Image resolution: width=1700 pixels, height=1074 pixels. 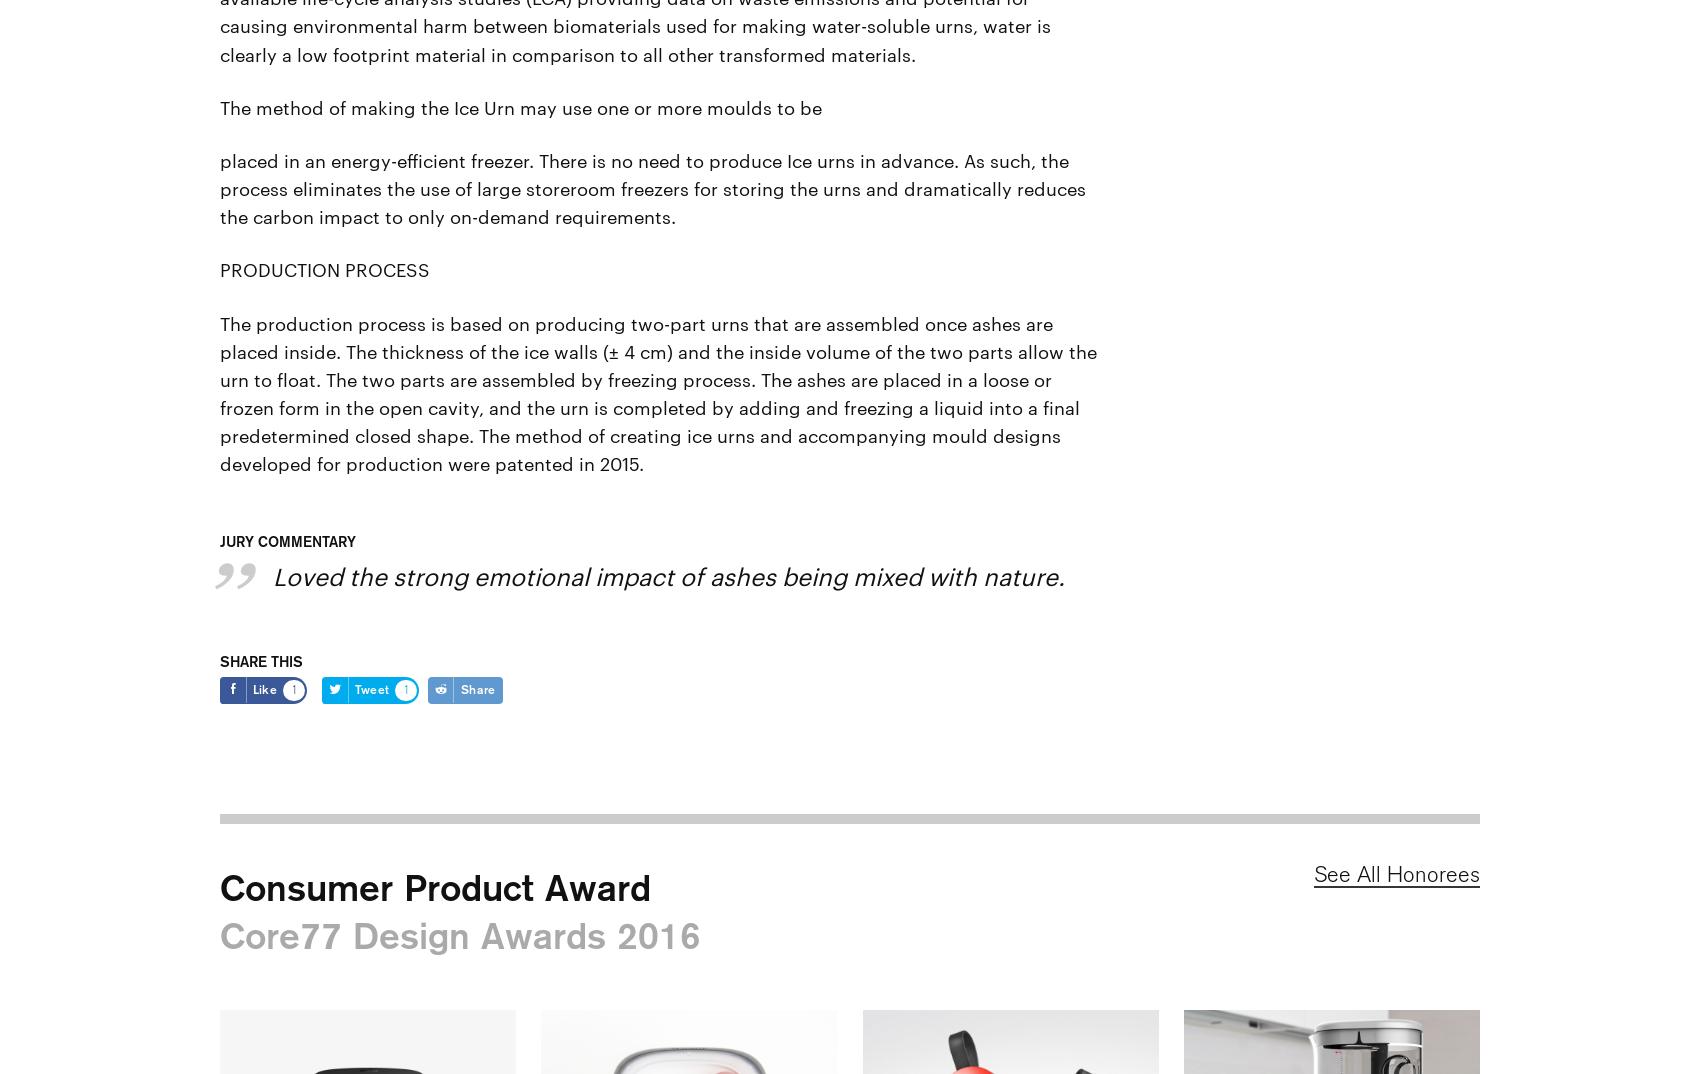 What do you see at coordinates (261, 660) in the screenshot?
I see `'Share This'` at bounding box center [261, 660].